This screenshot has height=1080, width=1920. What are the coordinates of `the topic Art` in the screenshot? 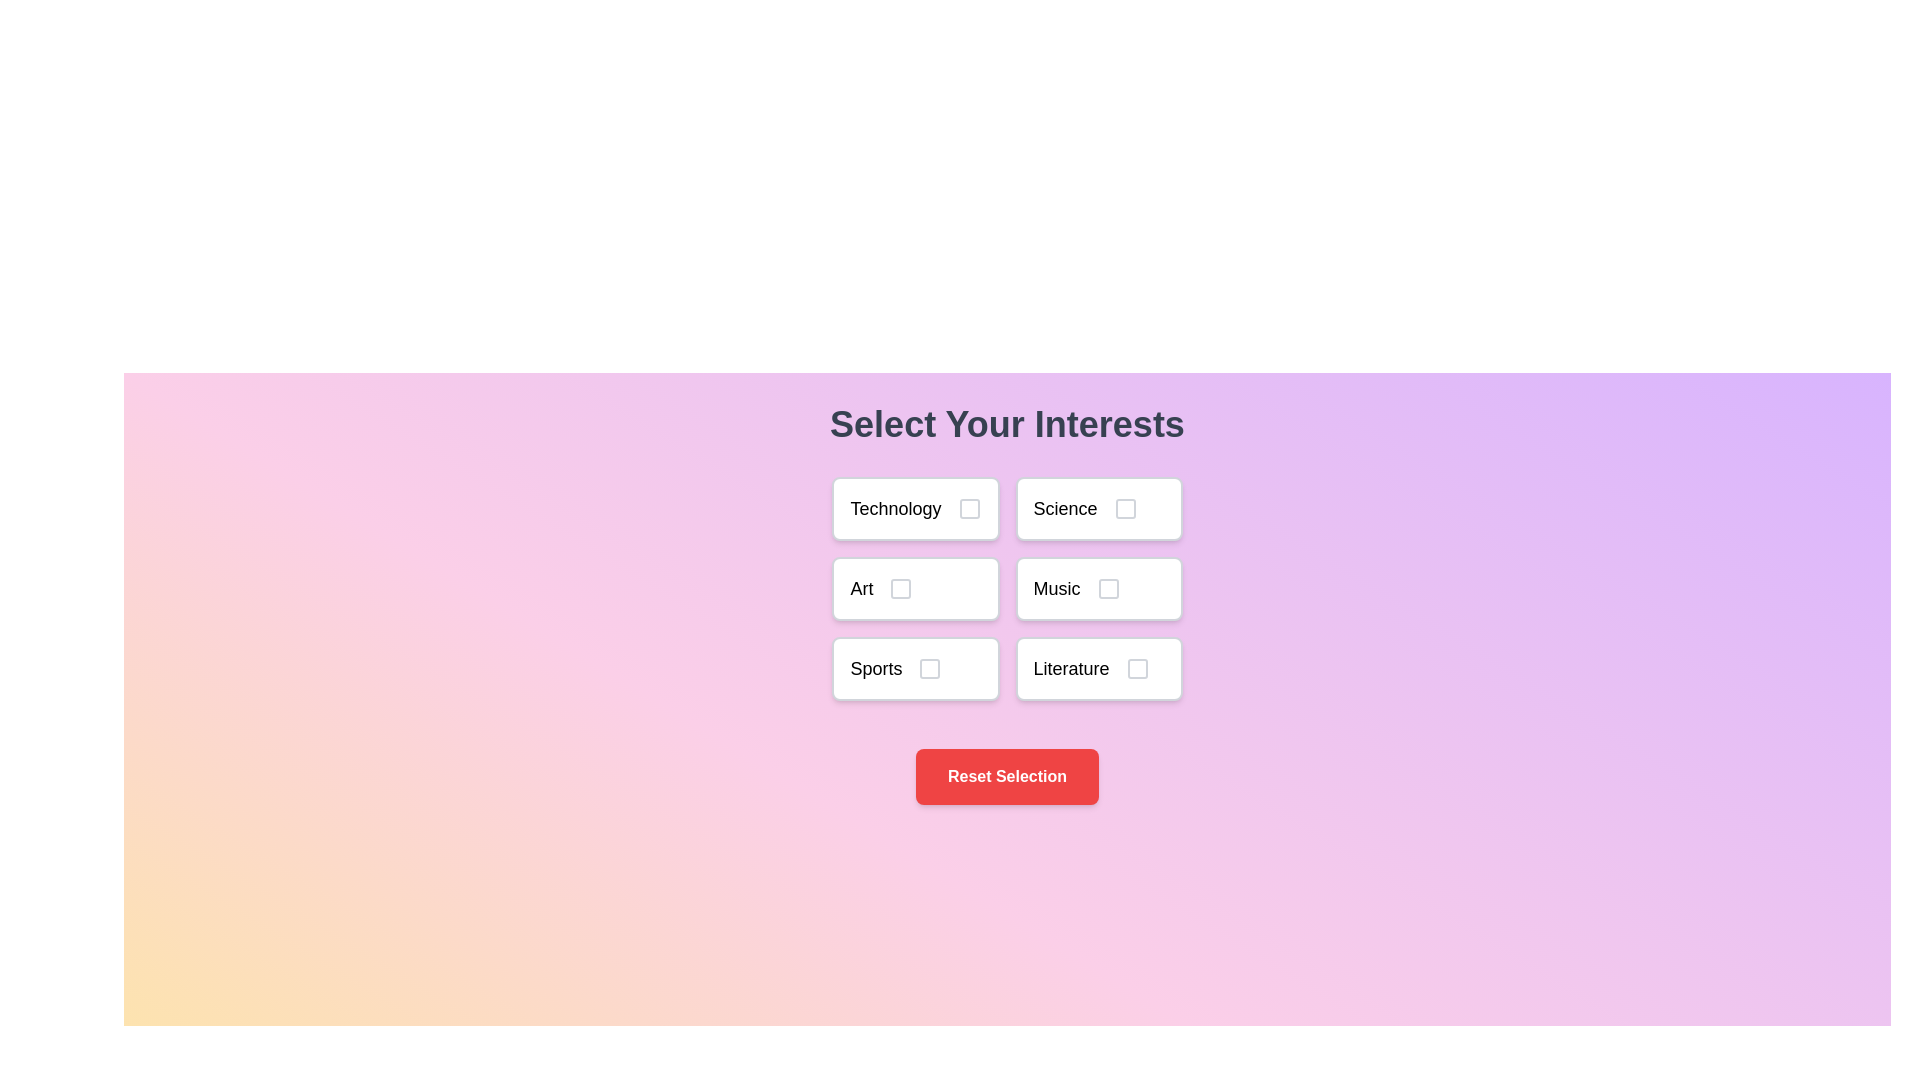 It's located at (915, 588).